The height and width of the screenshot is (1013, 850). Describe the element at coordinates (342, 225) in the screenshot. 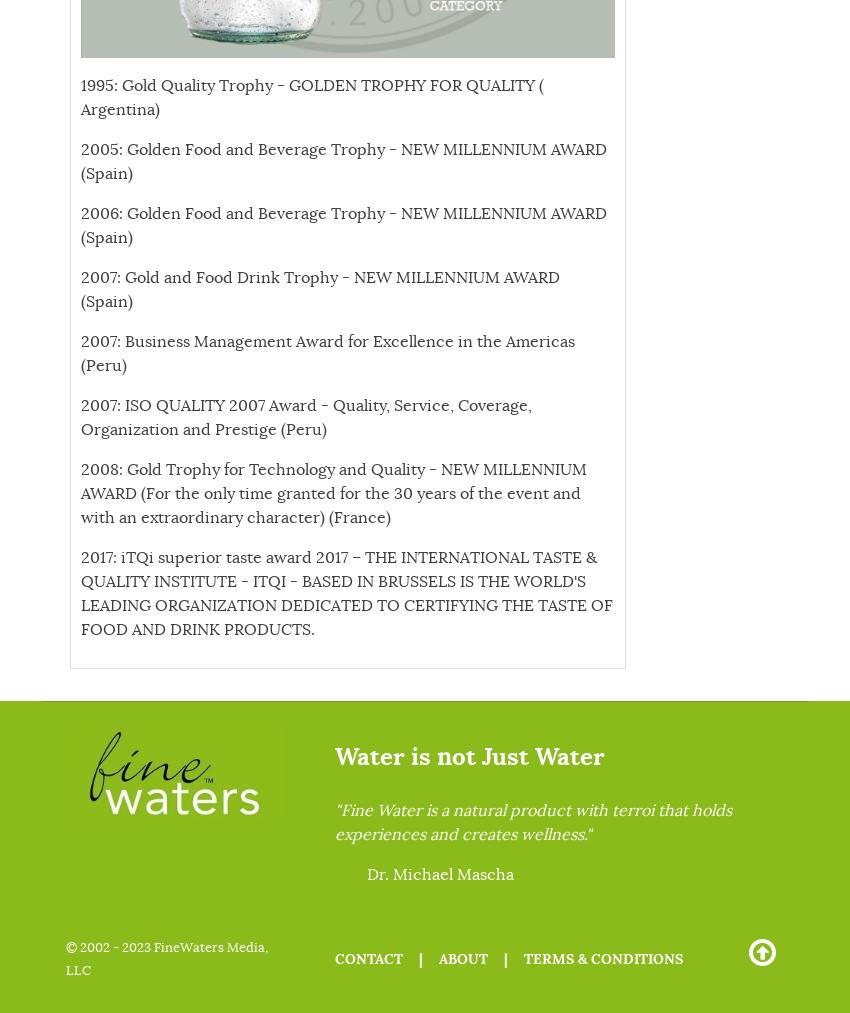

I see `'2006: Golden Food and Beverage Trophy - NEW MILLENNIUM AWARD (Spain)'` at that location.